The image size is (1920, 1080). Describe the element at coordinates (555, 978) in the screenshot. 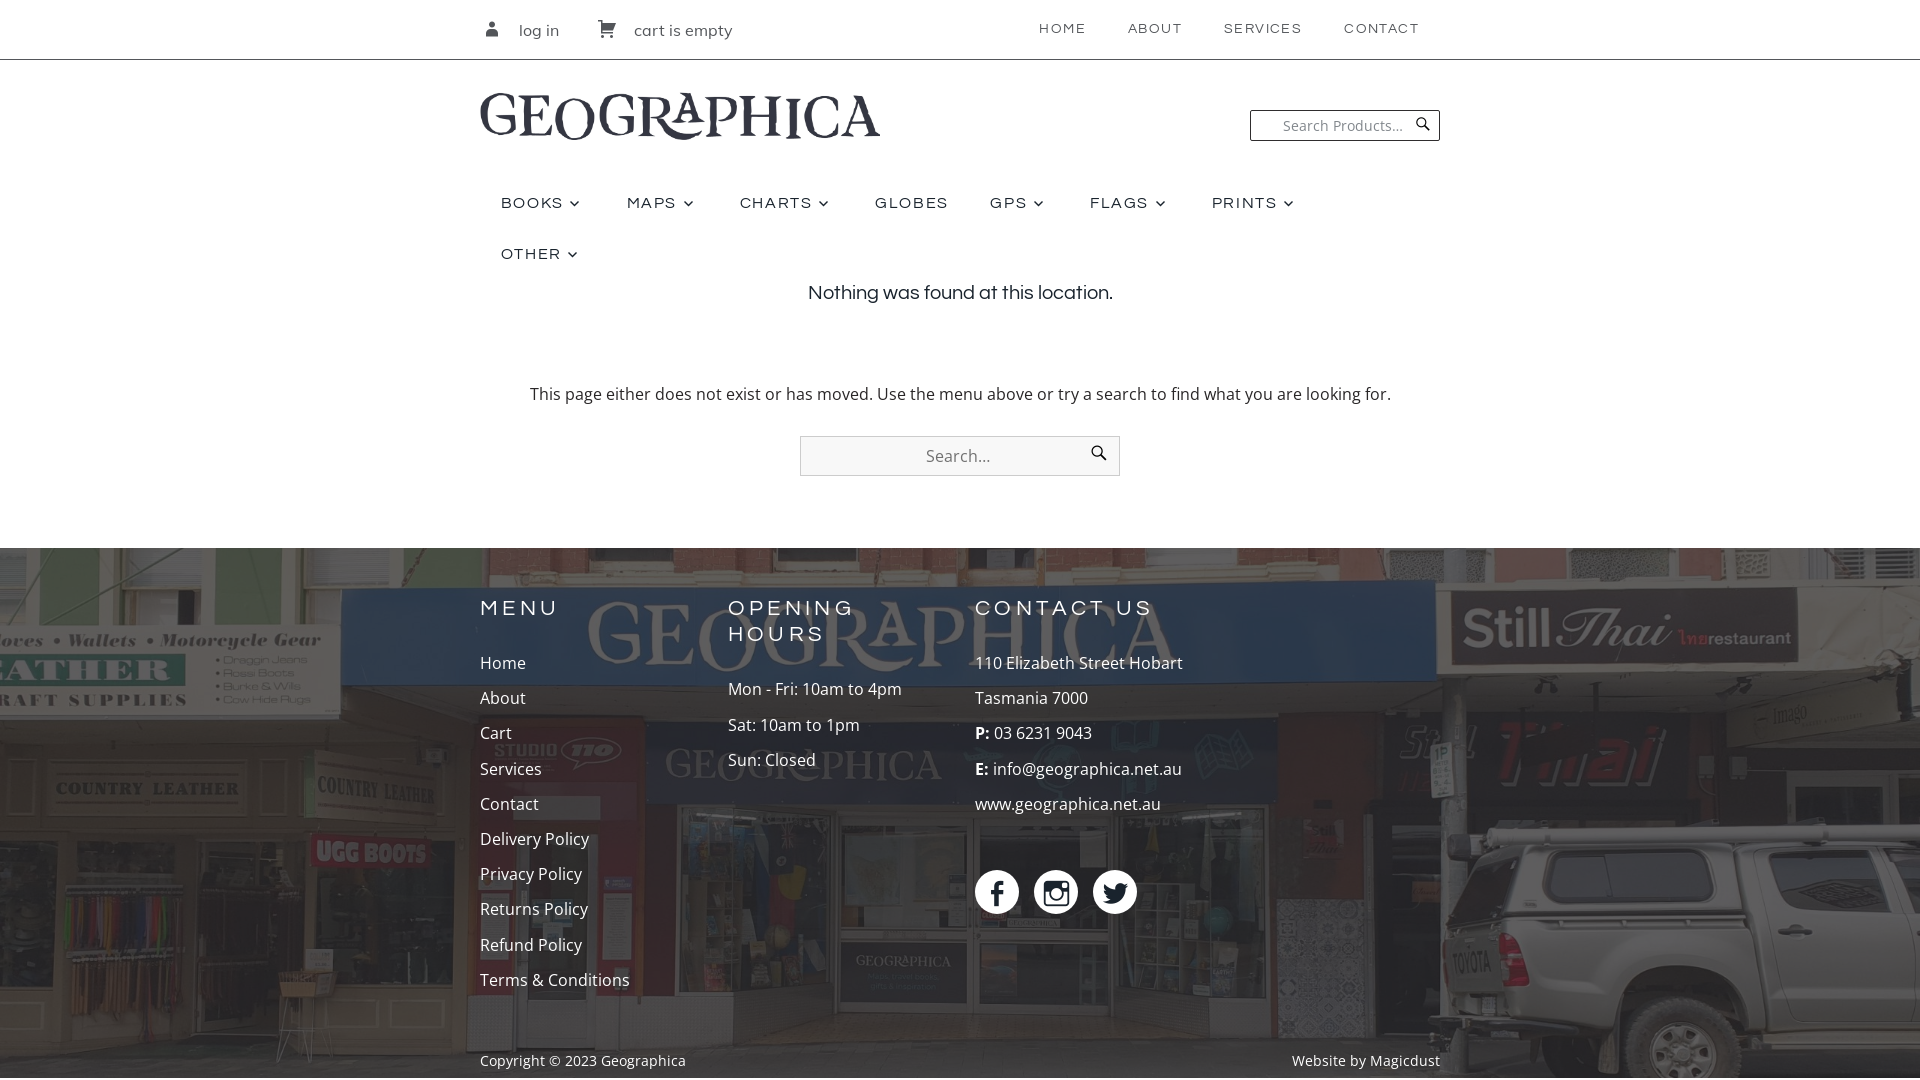

I see `'Terms & Conditions'` at that location.